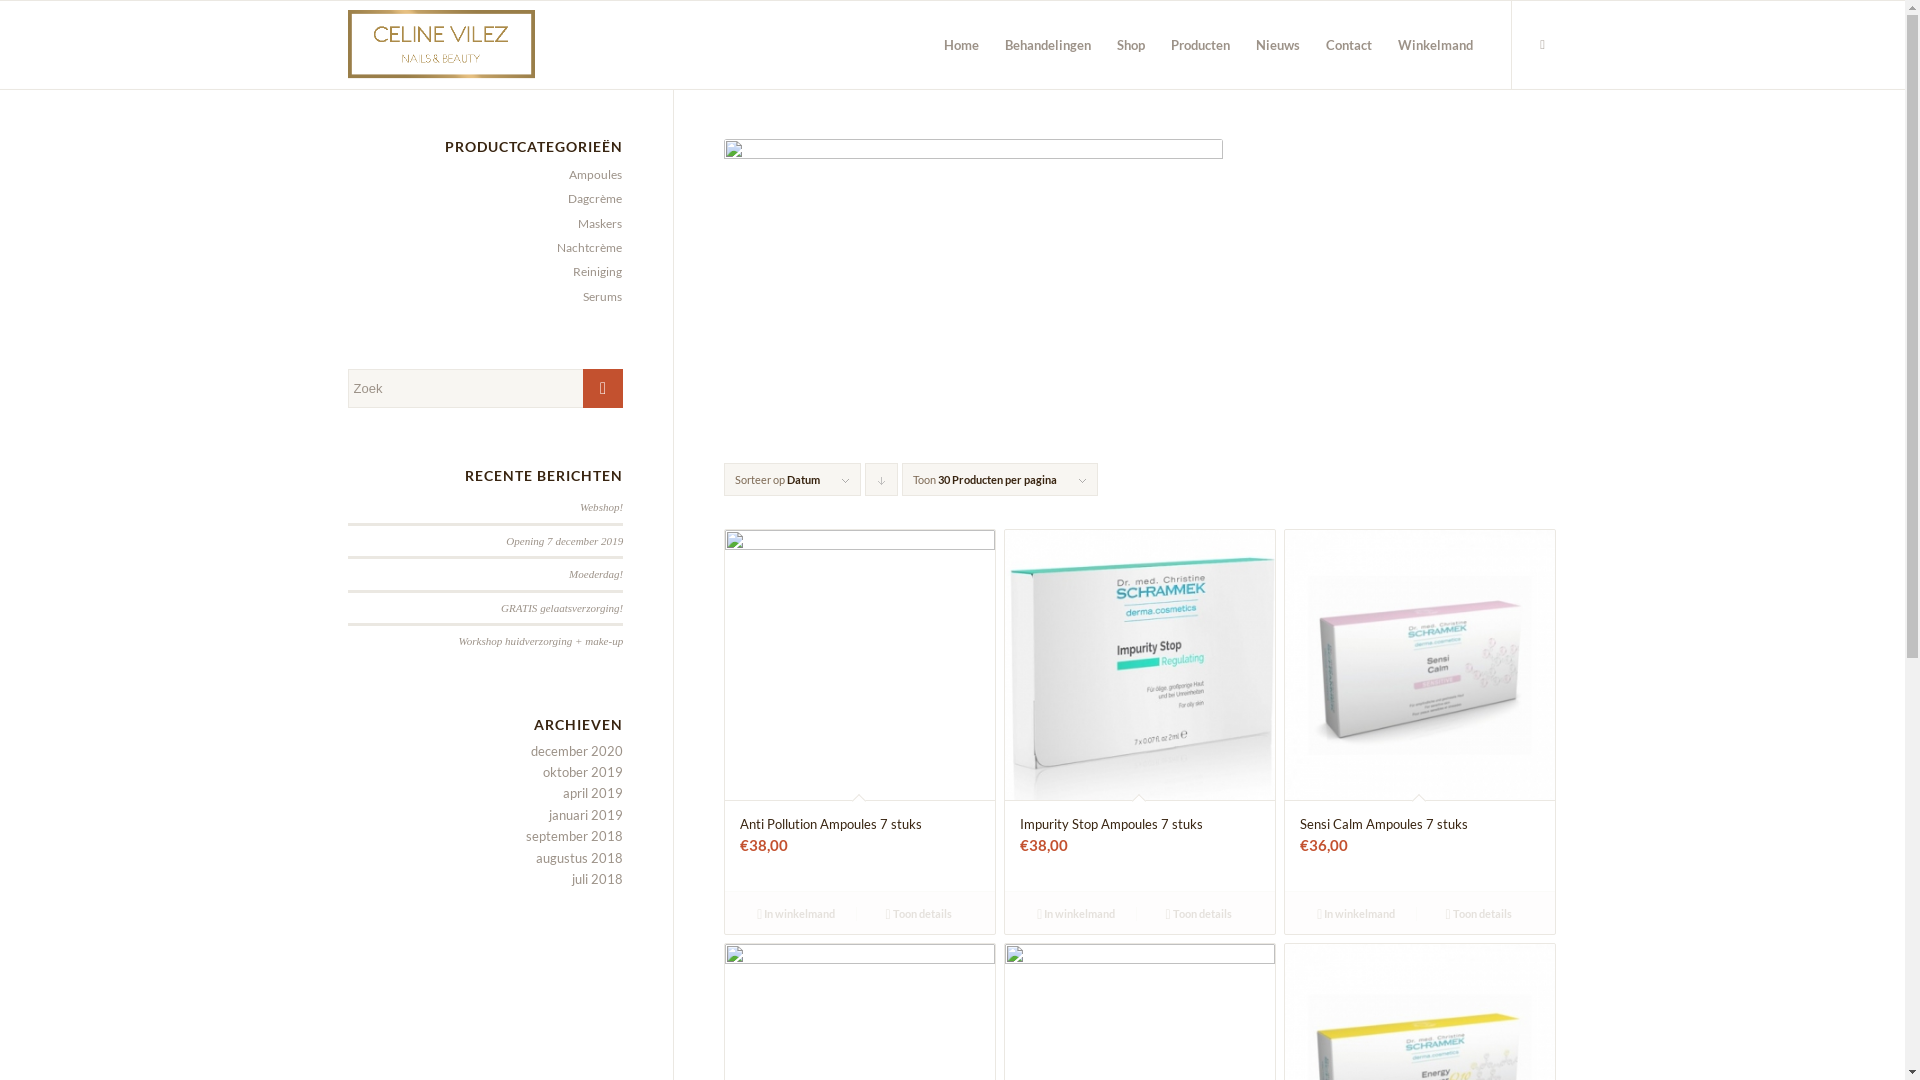  I want to click on 'Behandelingen', so click(1046, 45).